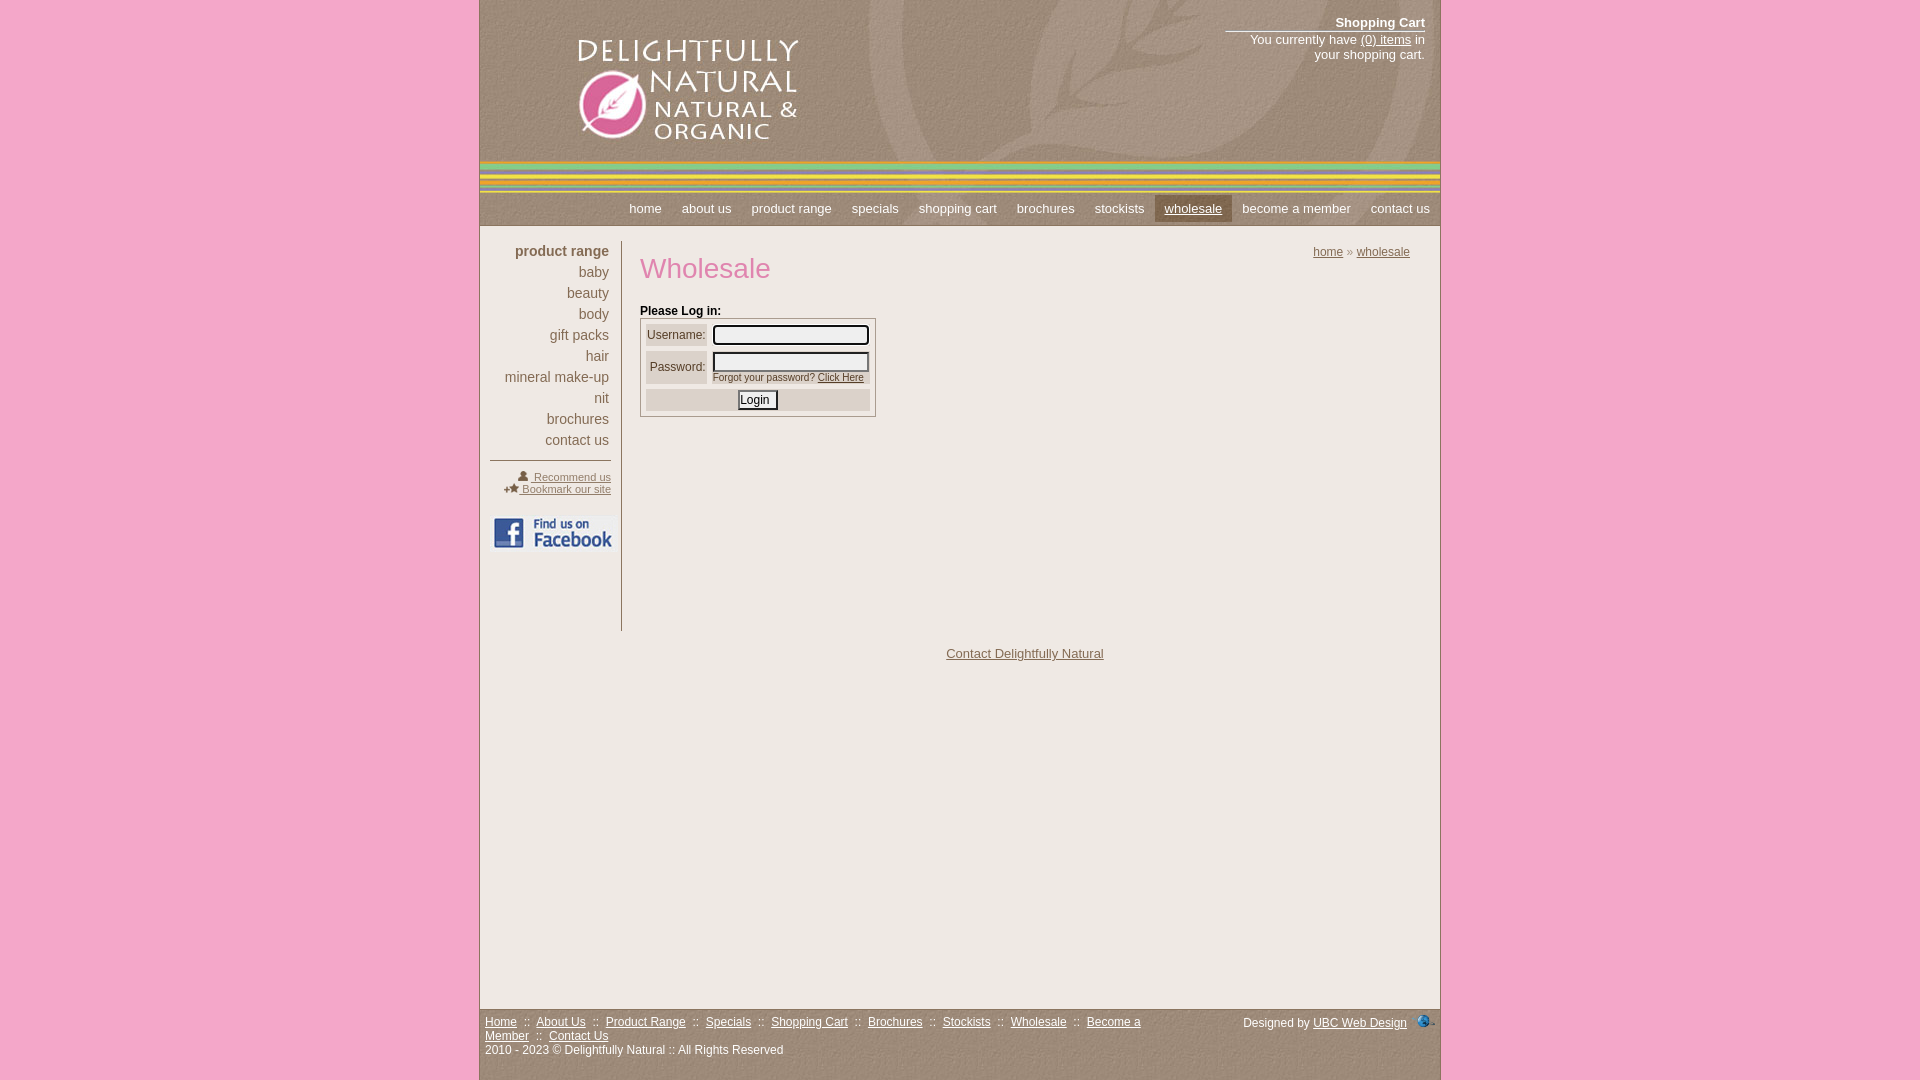 The width and height of the screenshot is (1920, 1080). Describe the element at coordinates (1296, 208) in the screenshot. I see `'become a member'` at that location.